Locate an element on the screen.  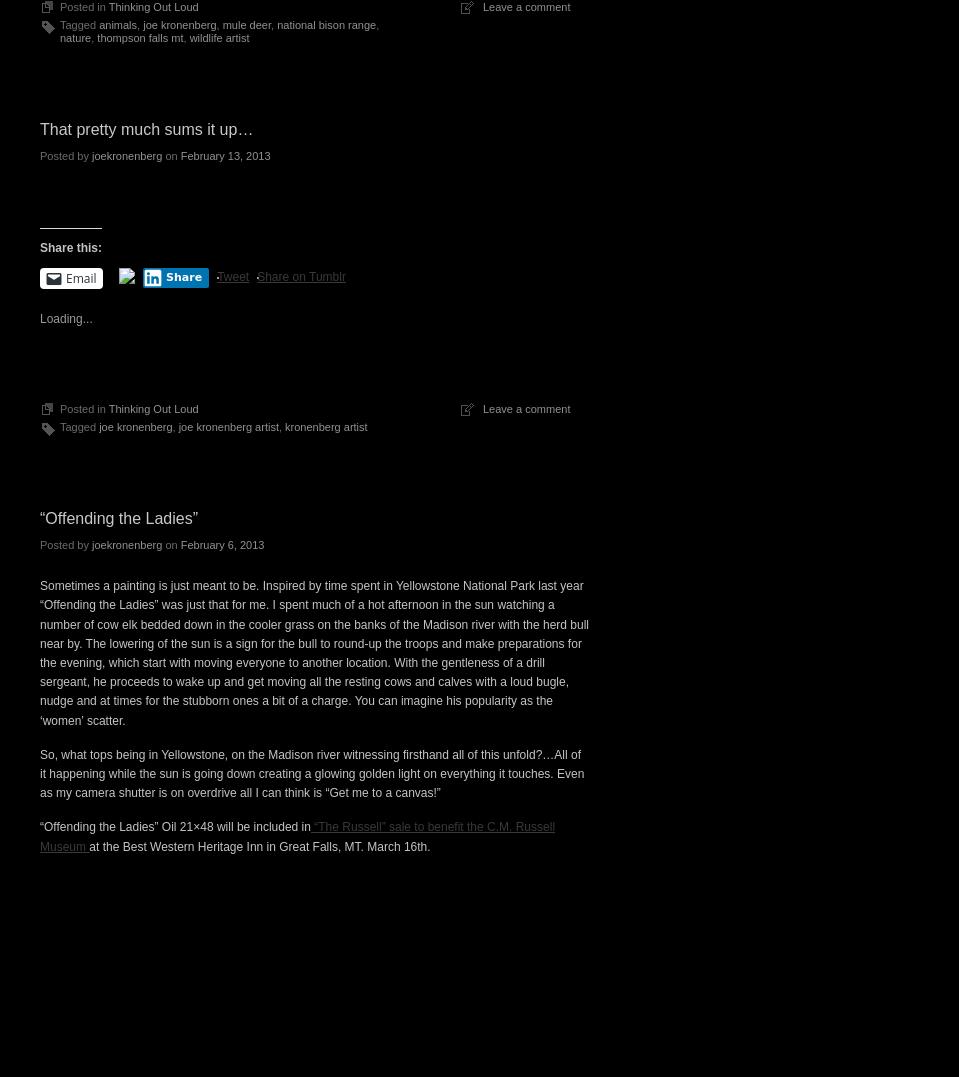
'kronenberg artist' is located at coordinates (324, 424).